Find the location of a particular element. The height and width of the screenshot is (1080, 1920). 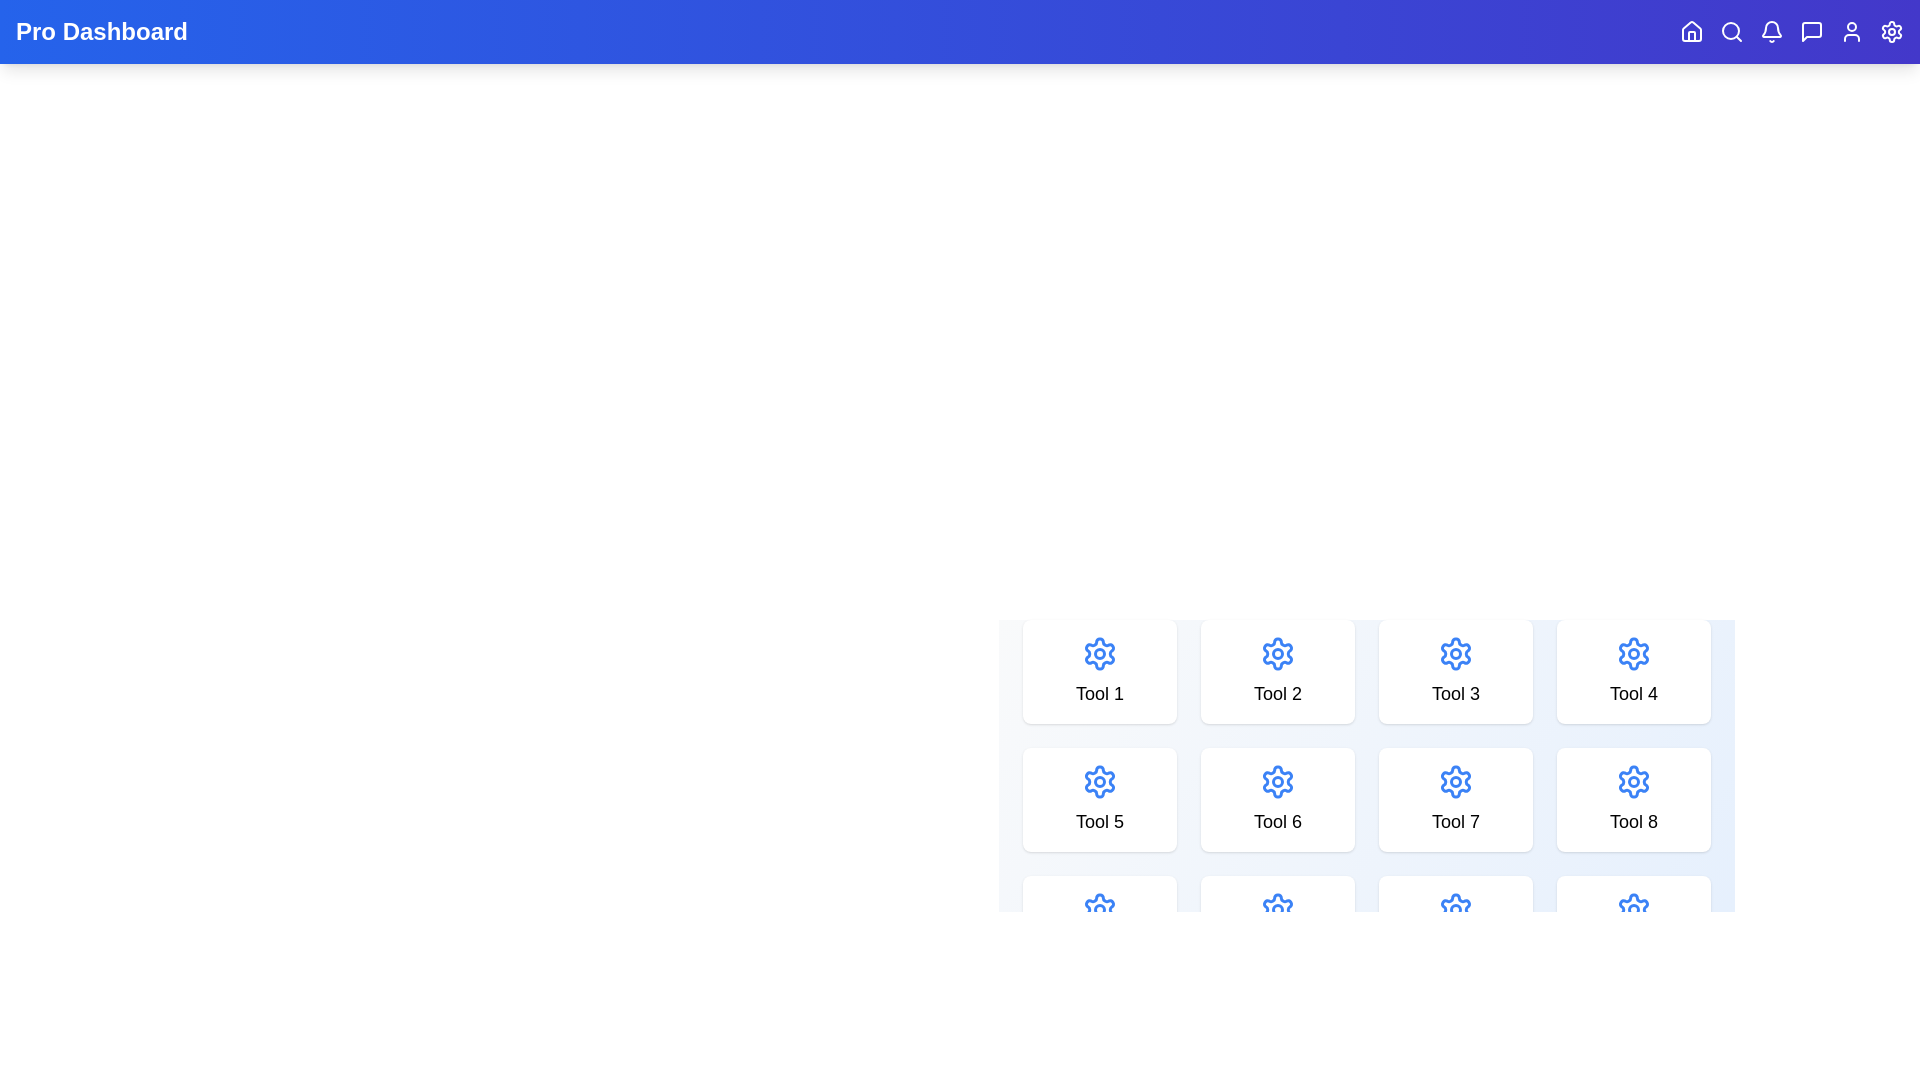

the User navigation icon in the header is located at coordinates (1851, 31).